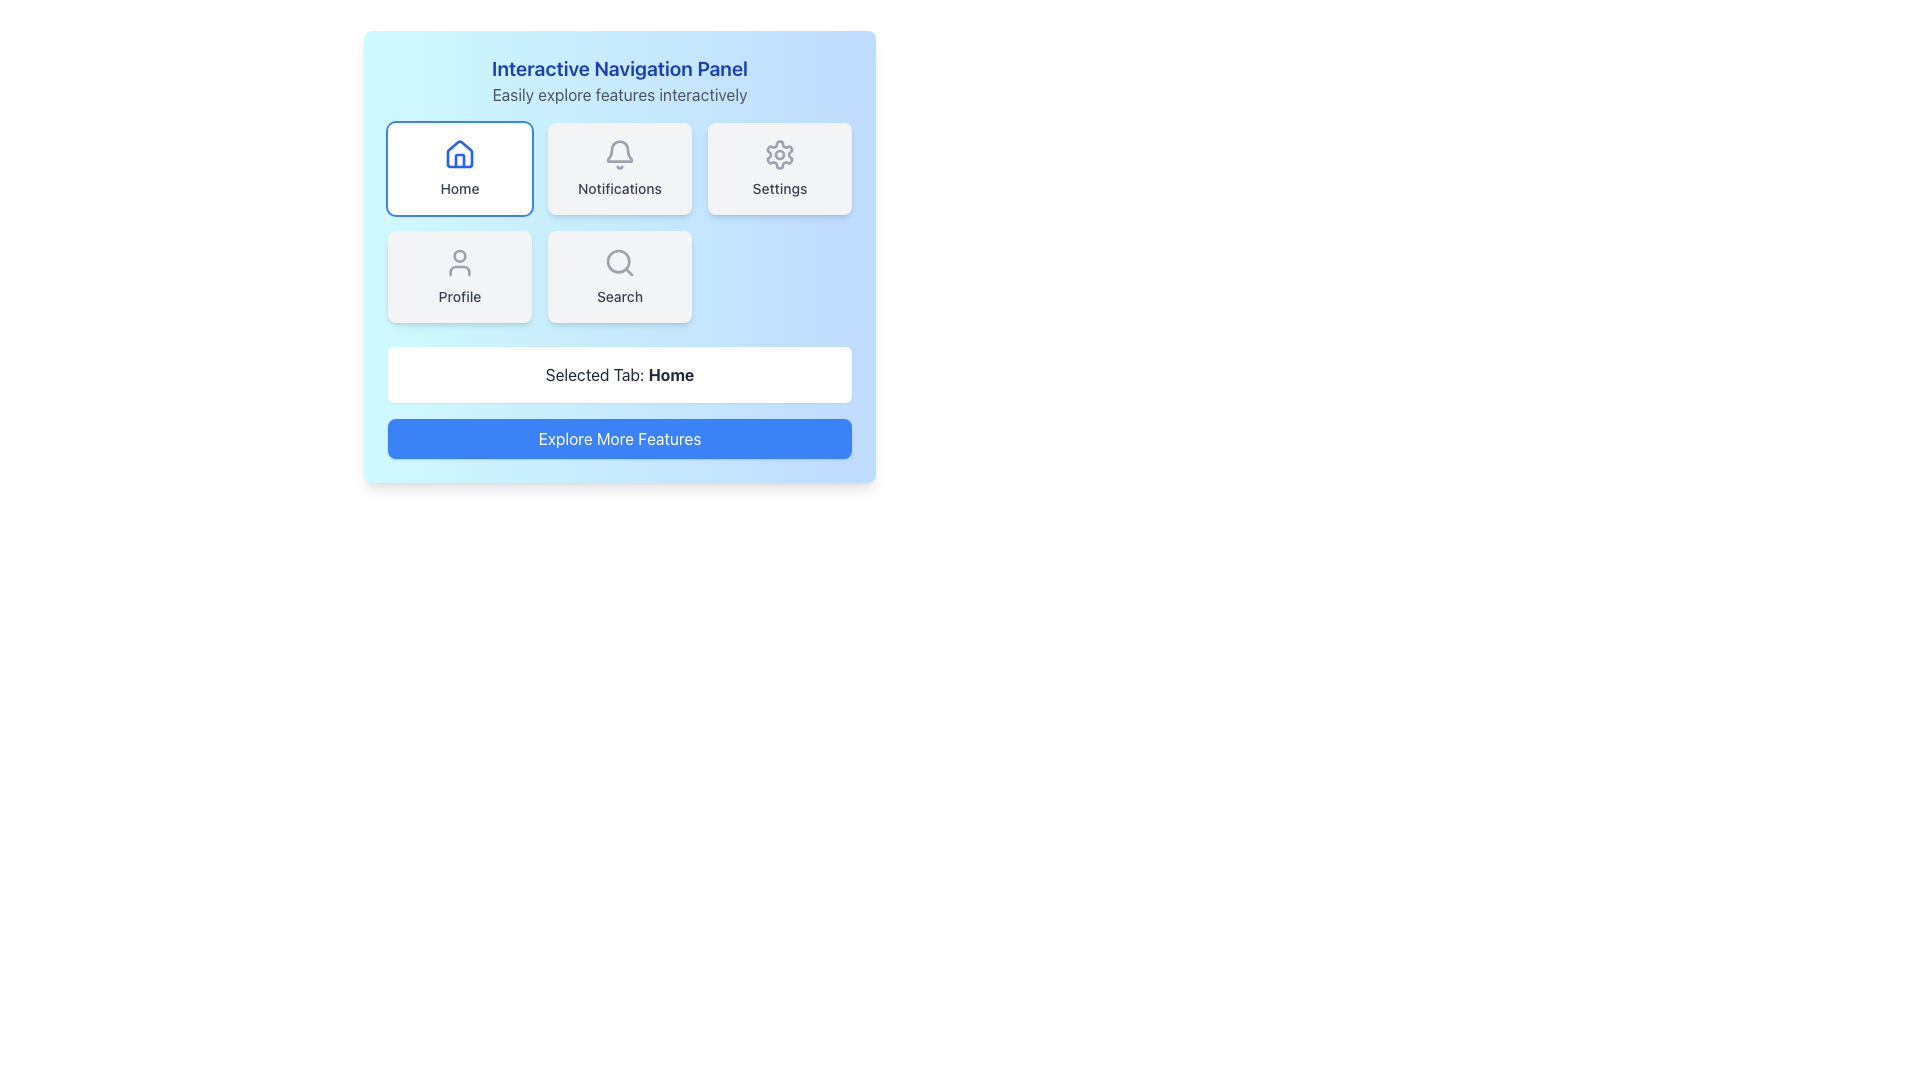 The width and height of the screenshot is (1920, 1080). Describe the element at coordinates (459, 153) in the screenshot. I see `the blue house-like icon located in the top-left button of the navigation panel labeled 'Home'` at that location.